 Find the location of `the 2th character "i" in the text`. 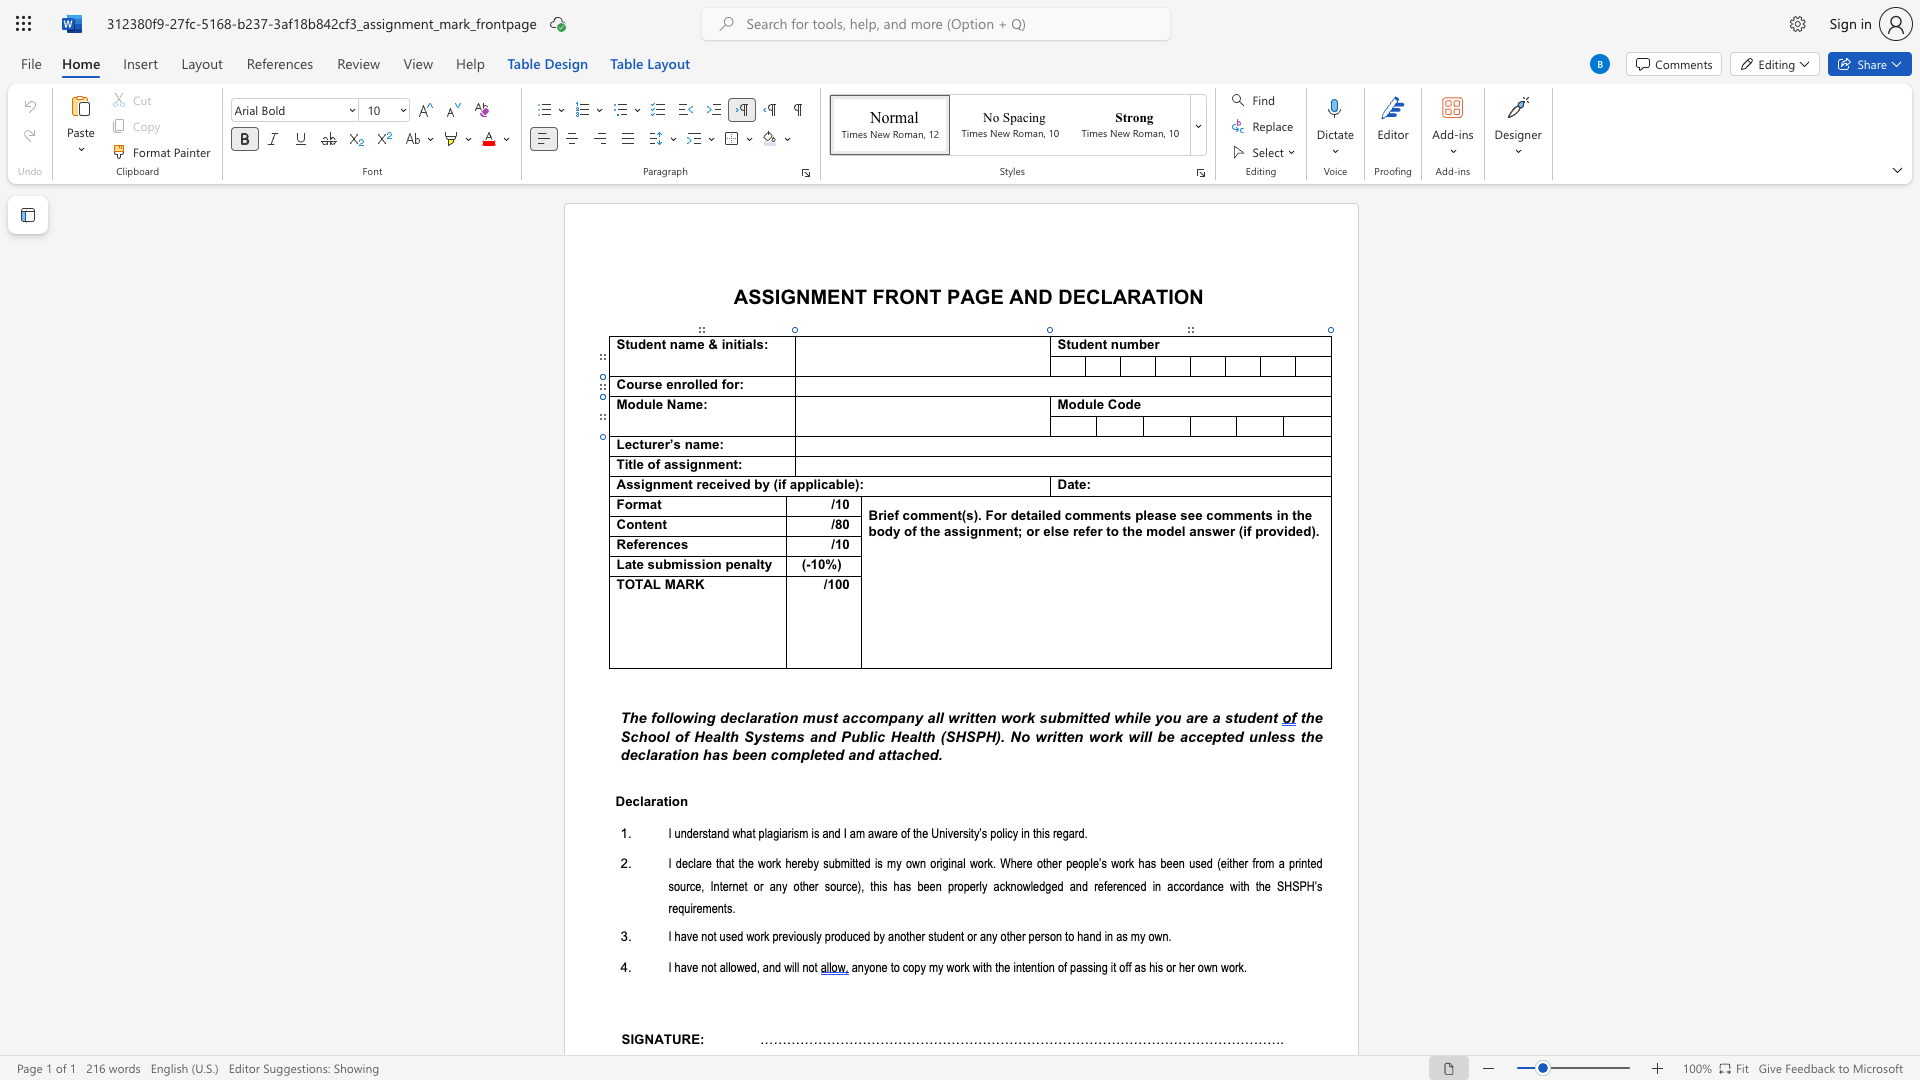

the 2th character "i" in the text is located at coordinates (724, 485).